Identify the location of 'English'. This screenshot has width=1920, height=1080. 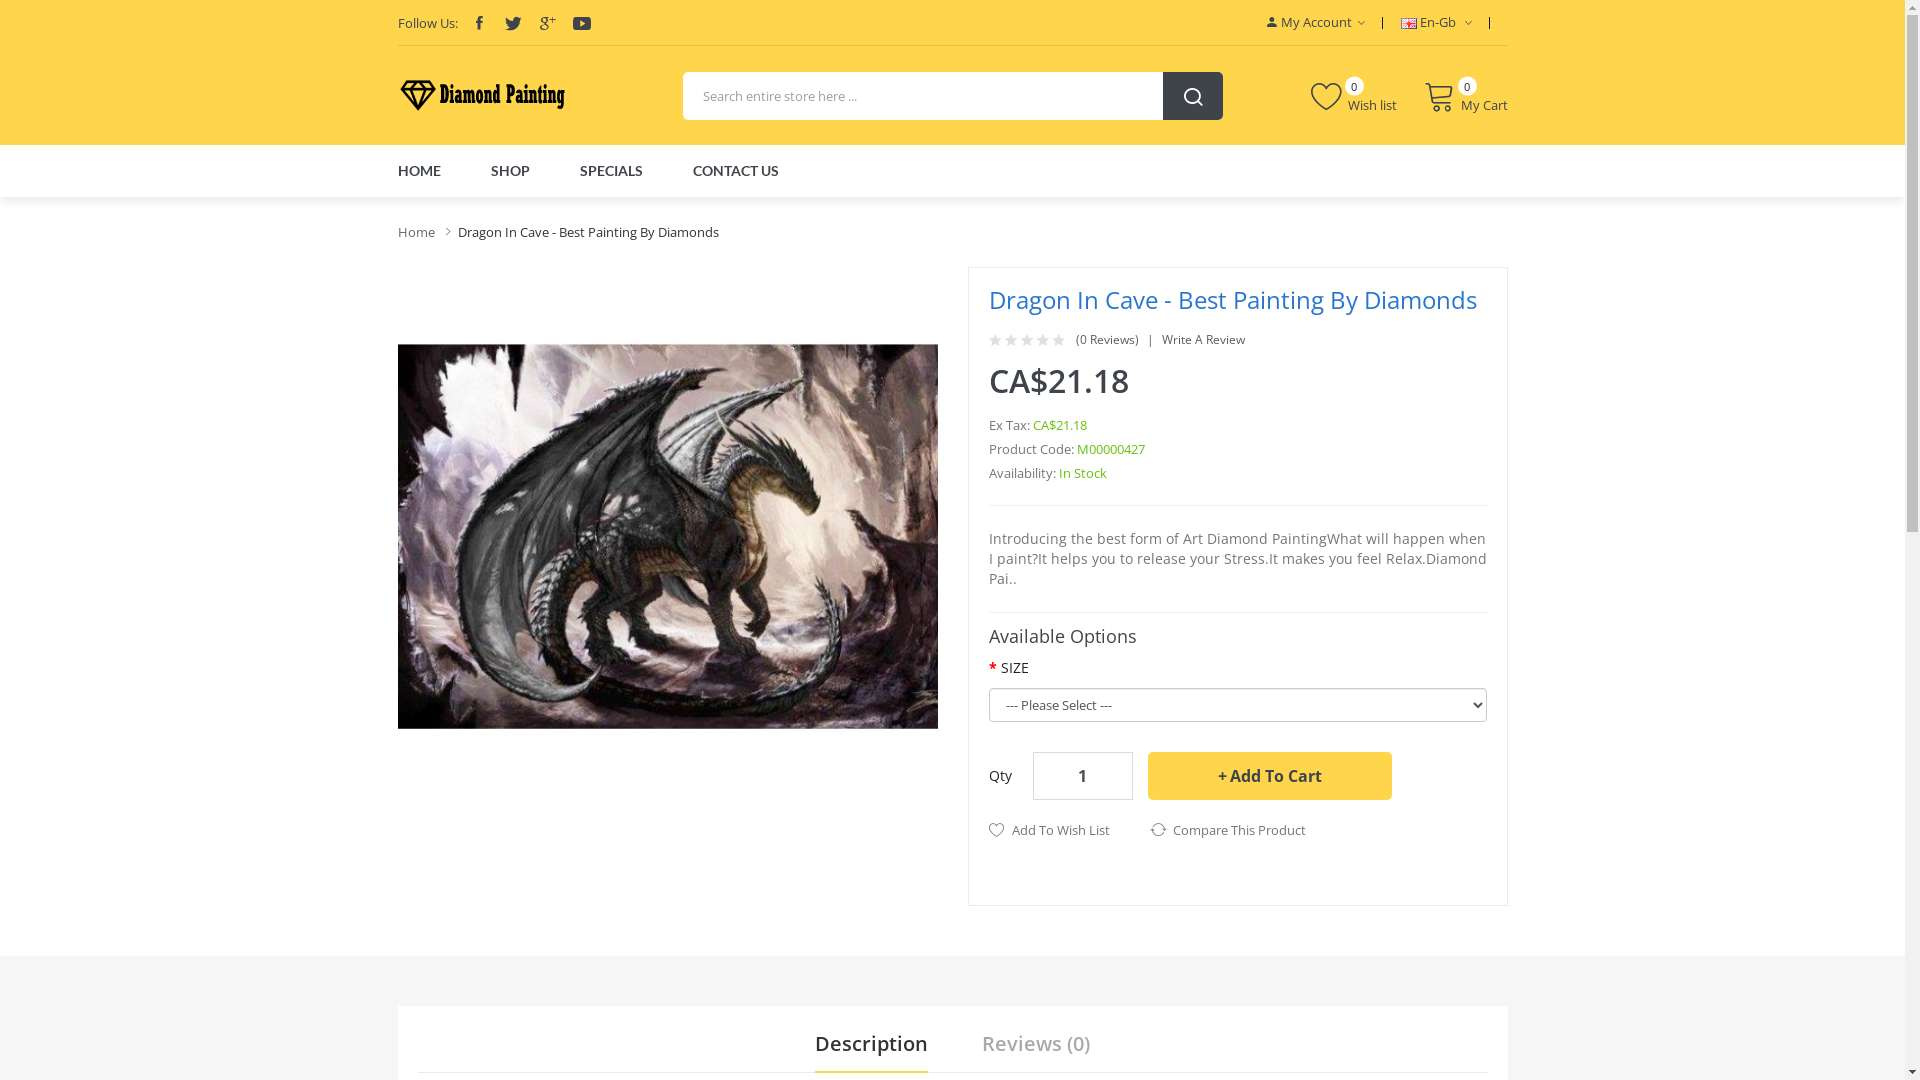
(1406, 23).